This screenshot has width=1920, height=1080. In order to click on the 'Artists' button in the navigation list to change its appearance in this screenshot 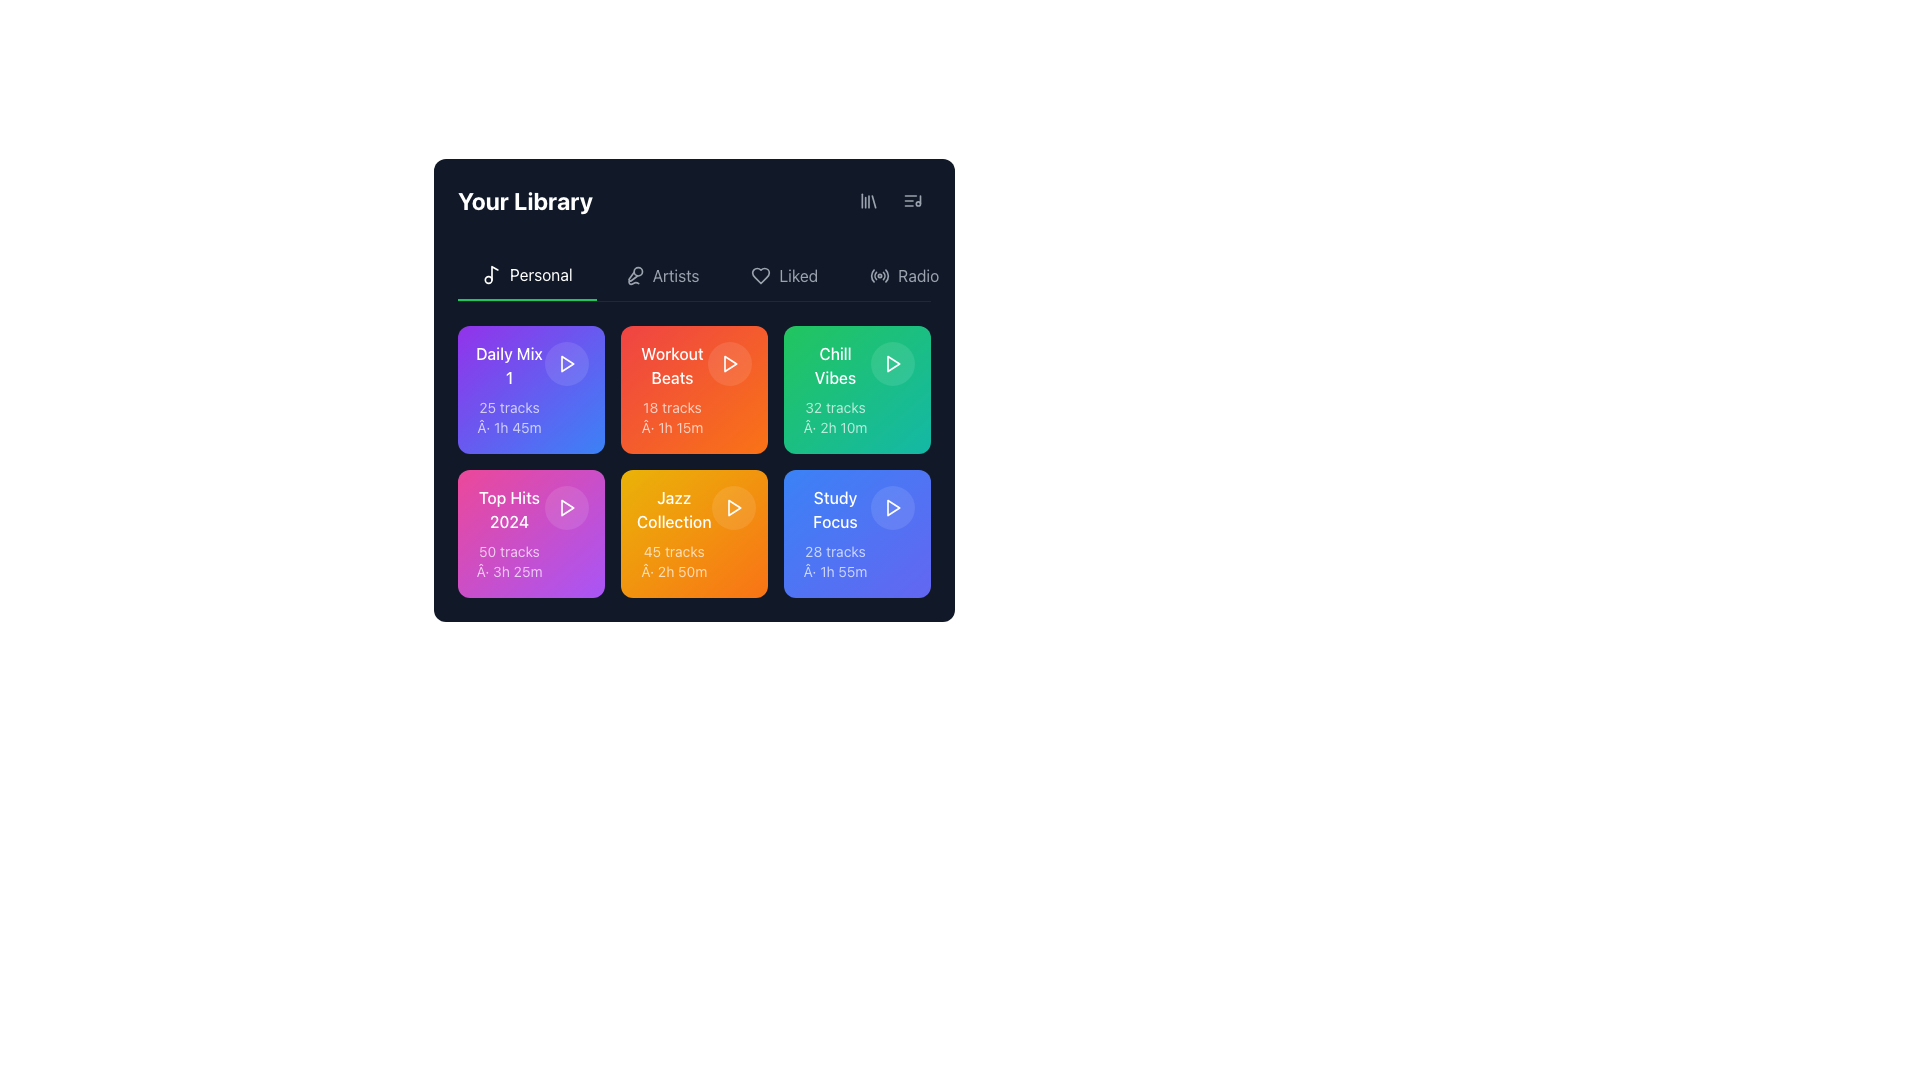, I will do `click(662, 276)`.